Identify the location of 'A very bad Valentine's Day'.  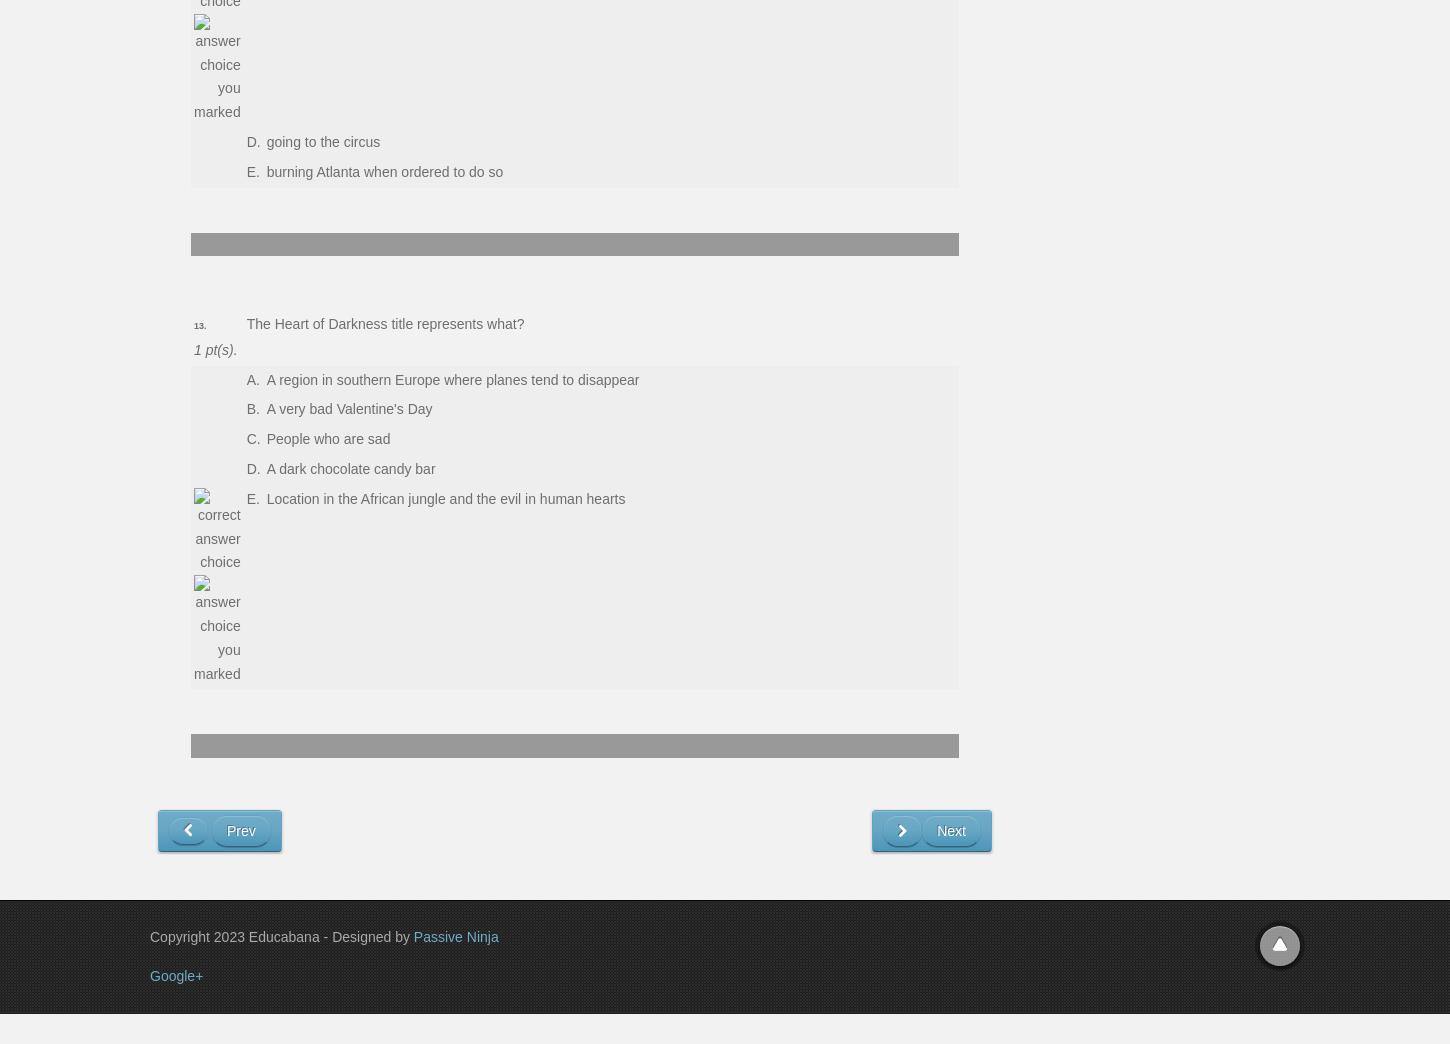
(349, 408).